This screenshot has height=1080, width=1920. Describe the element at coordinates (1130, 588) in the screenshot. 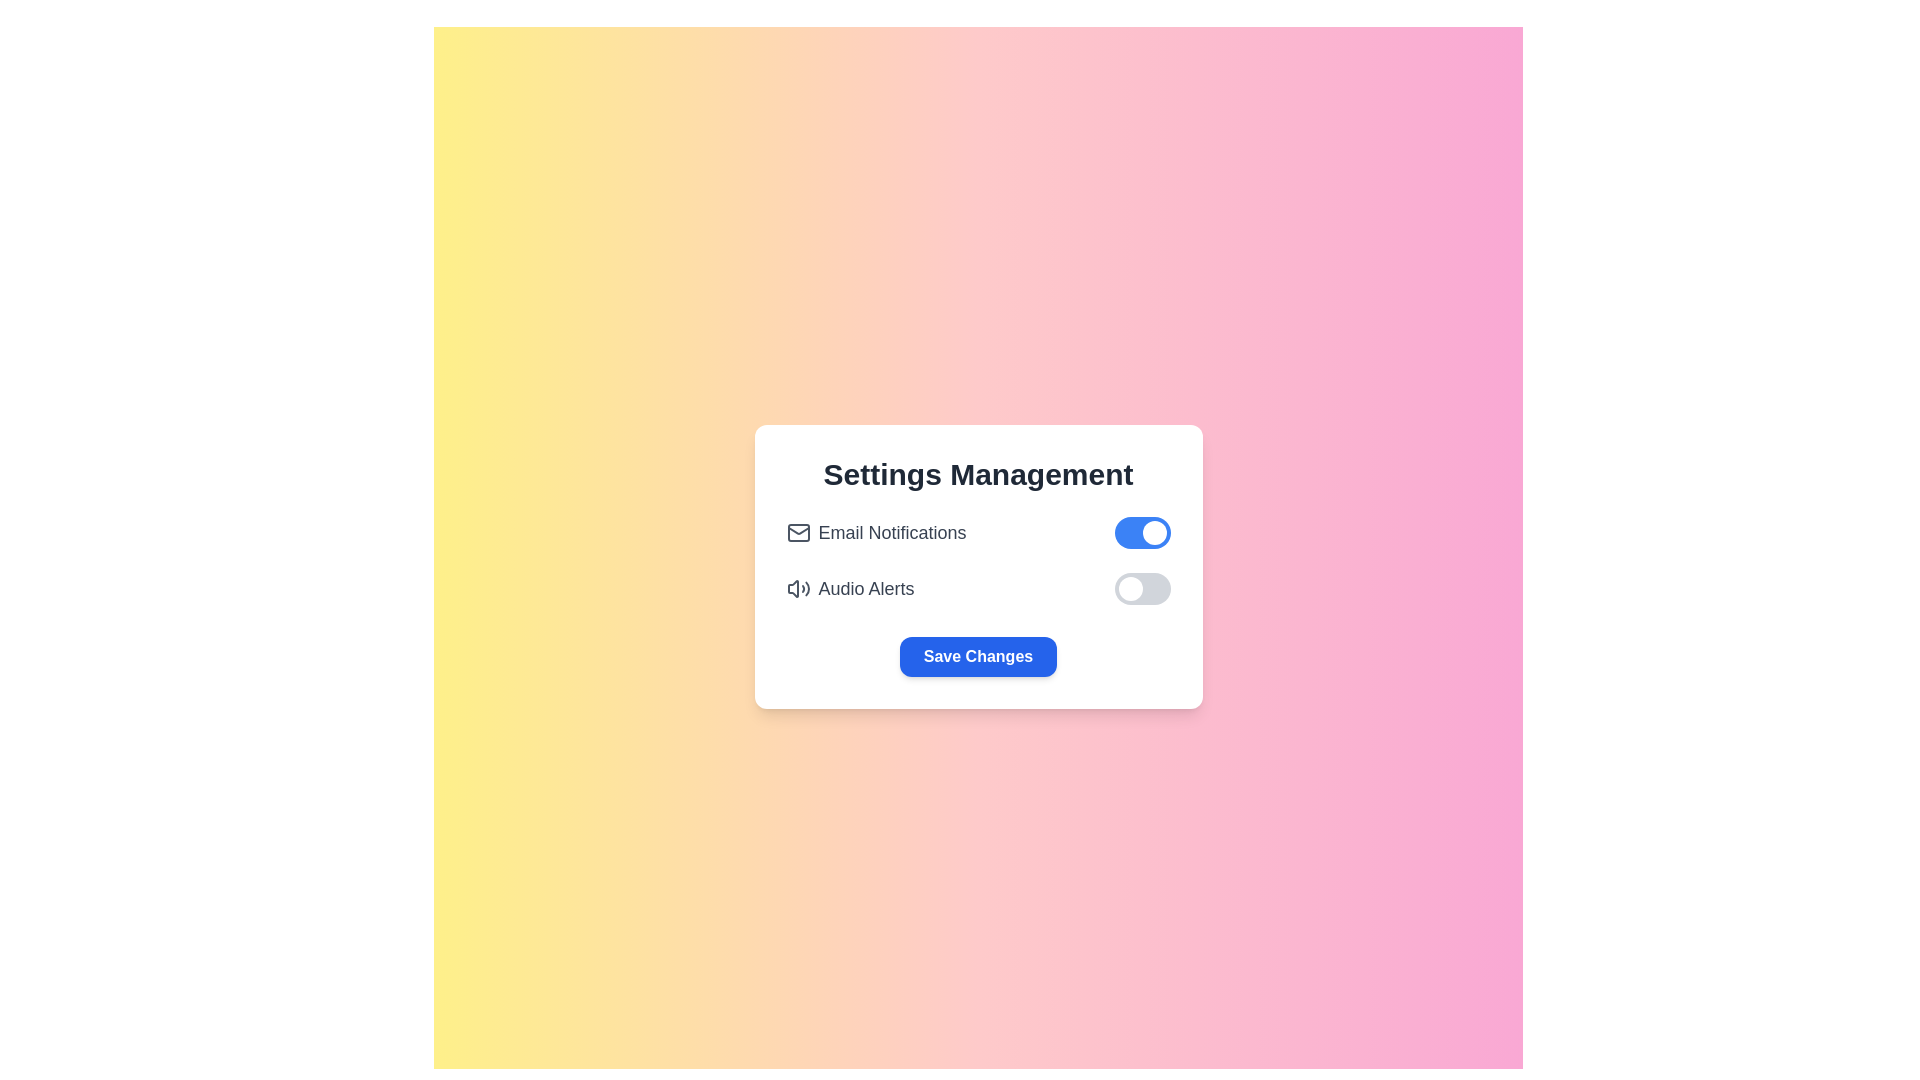

I see `the toggle knob of the 'Audio Alerts' switch` at that location.